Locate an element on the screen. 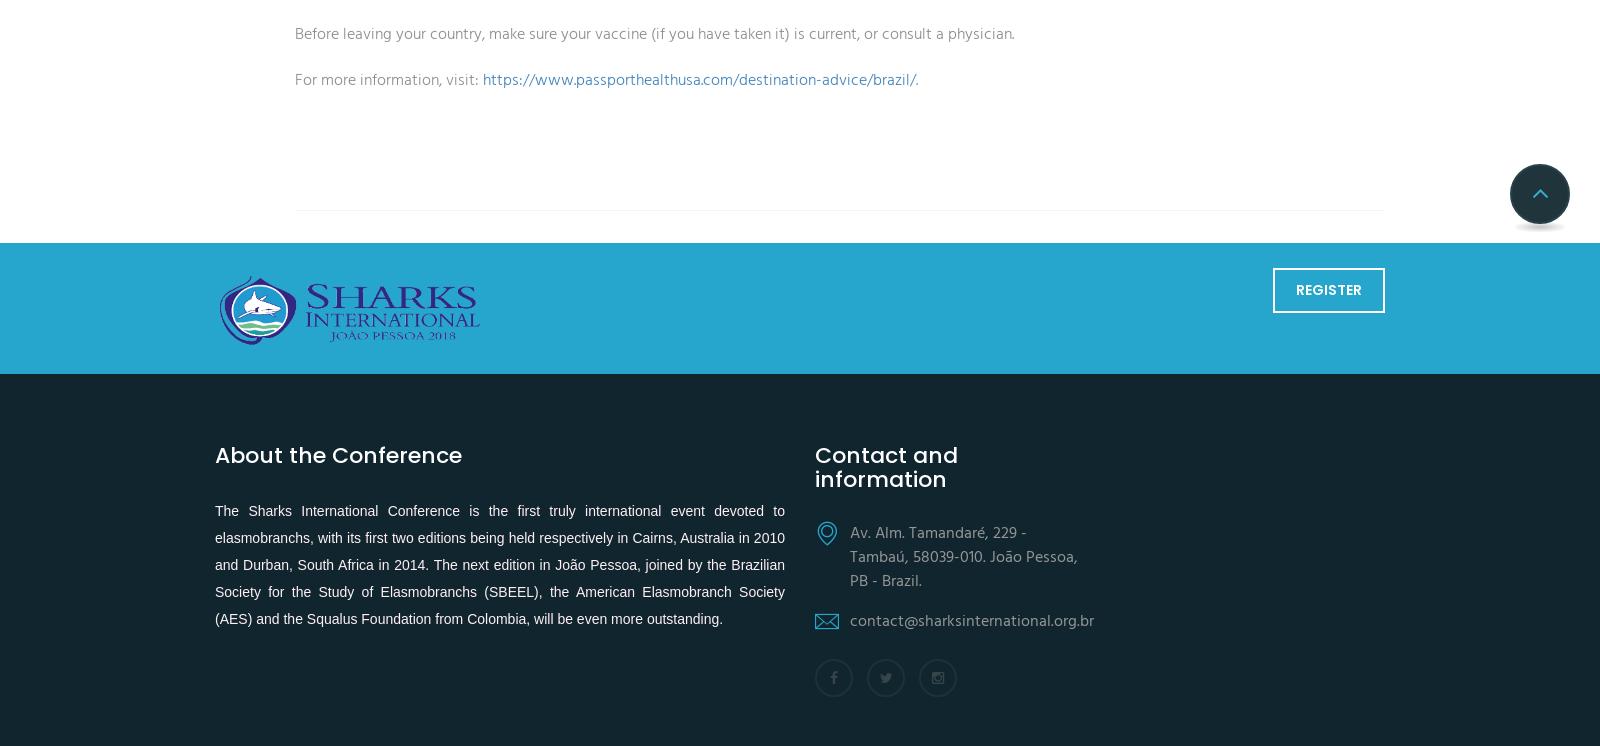 The image size is (1600, 746). 'Contact and information' is located at coordinates (814, 466).